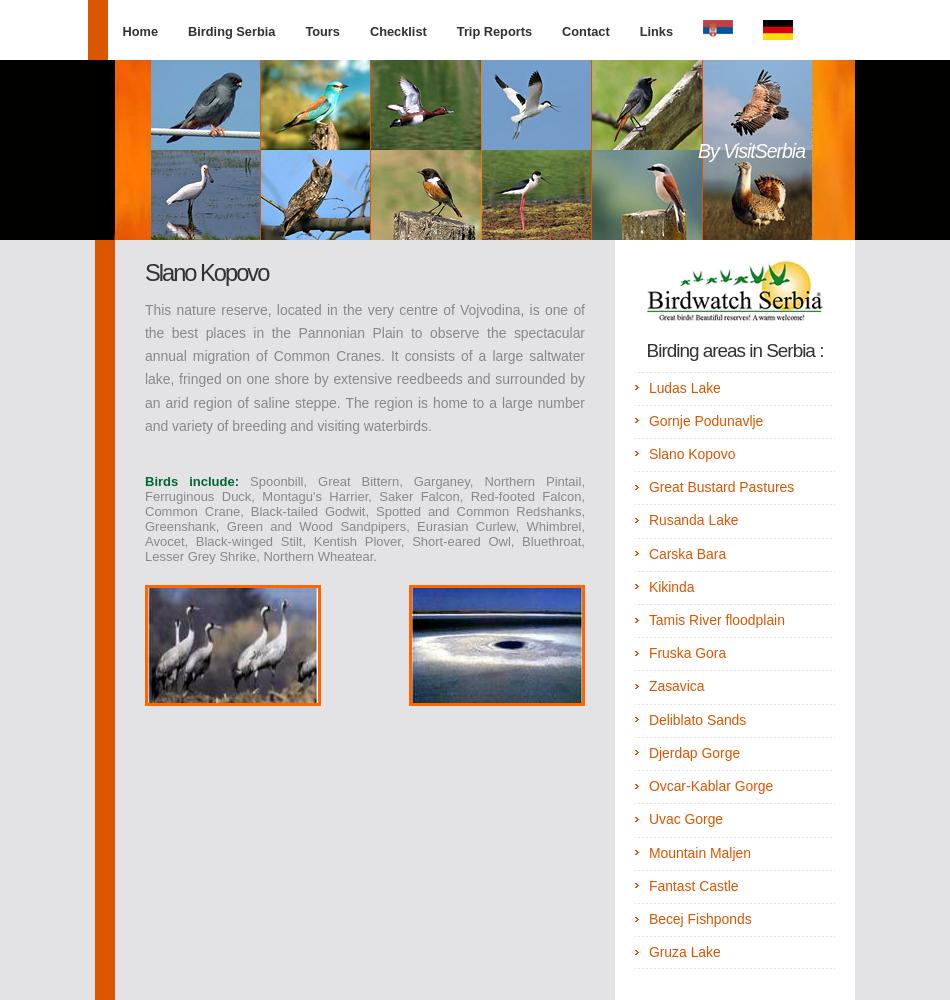  I want to click on 'Rusanda Lake', so click(647, 520).